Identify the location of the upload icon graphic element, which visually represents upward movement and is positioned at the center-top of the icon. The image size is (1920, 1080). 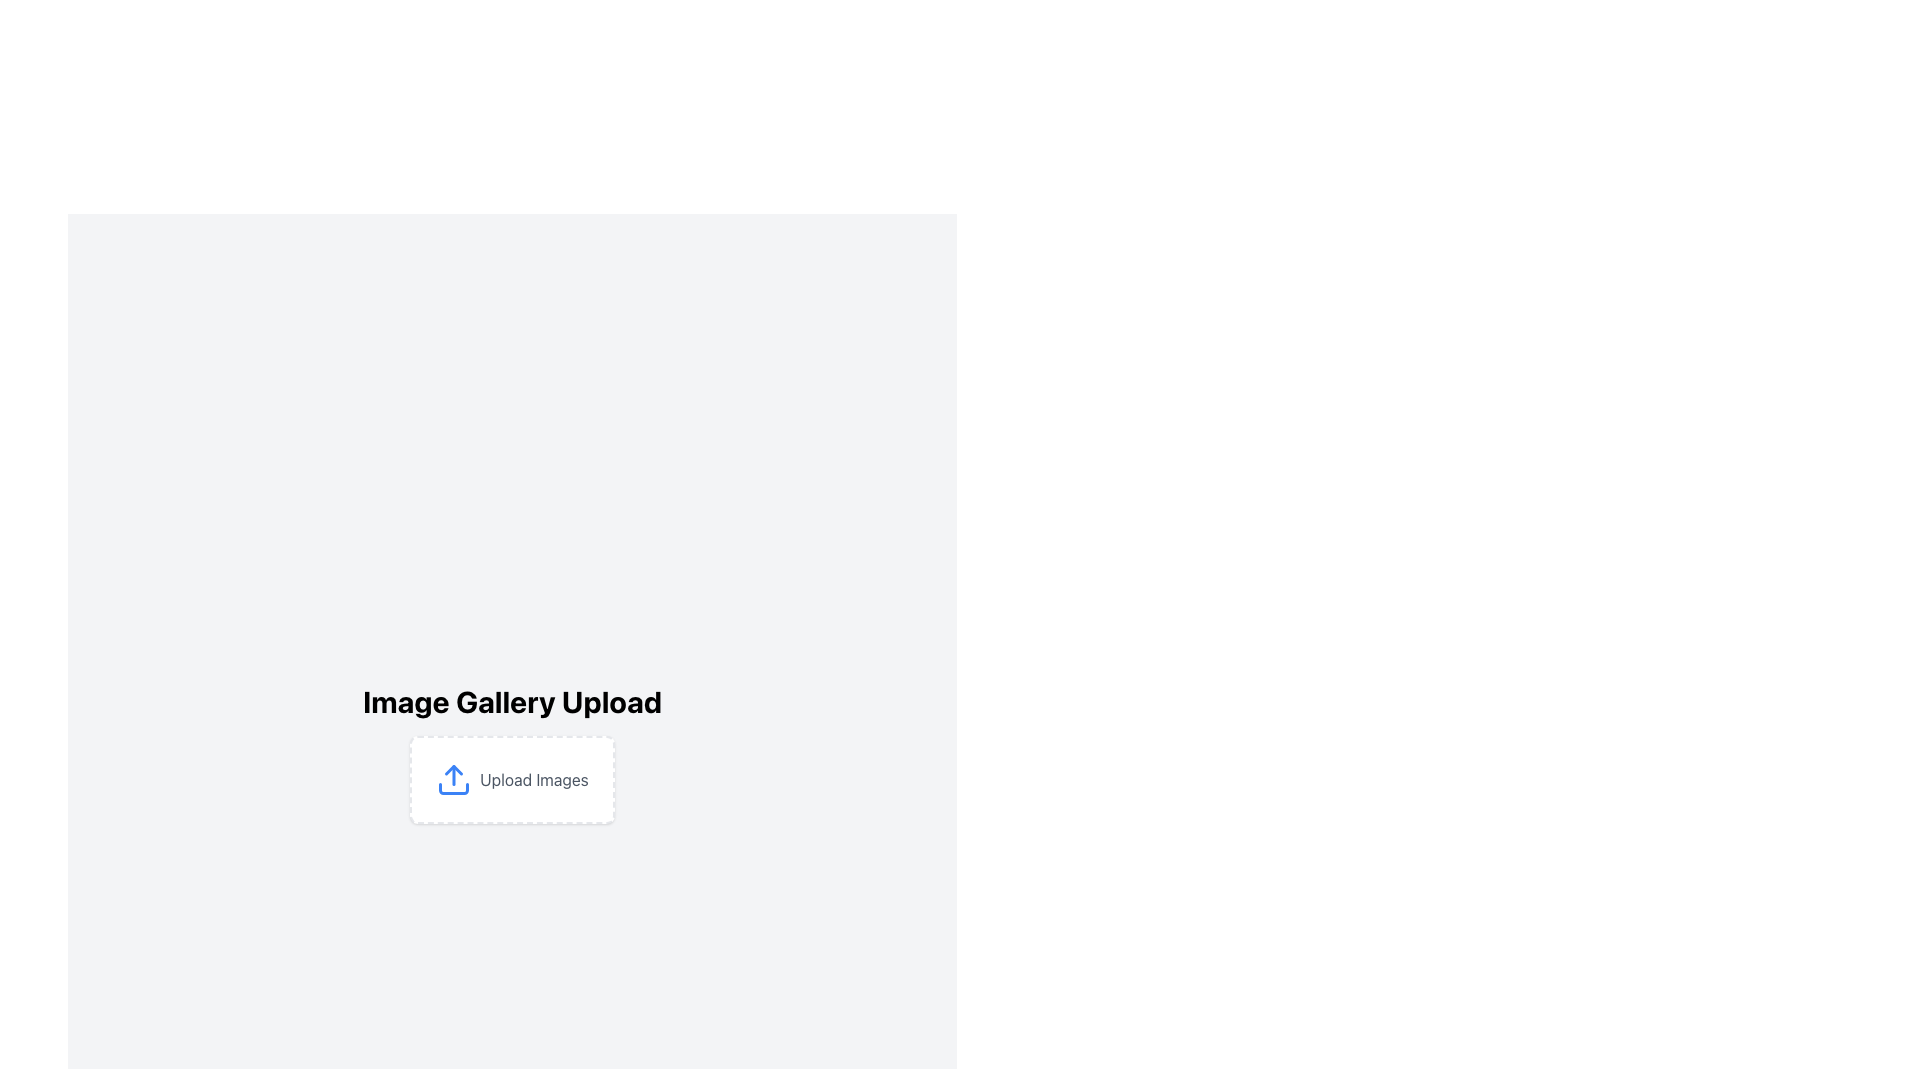
(453, 769).